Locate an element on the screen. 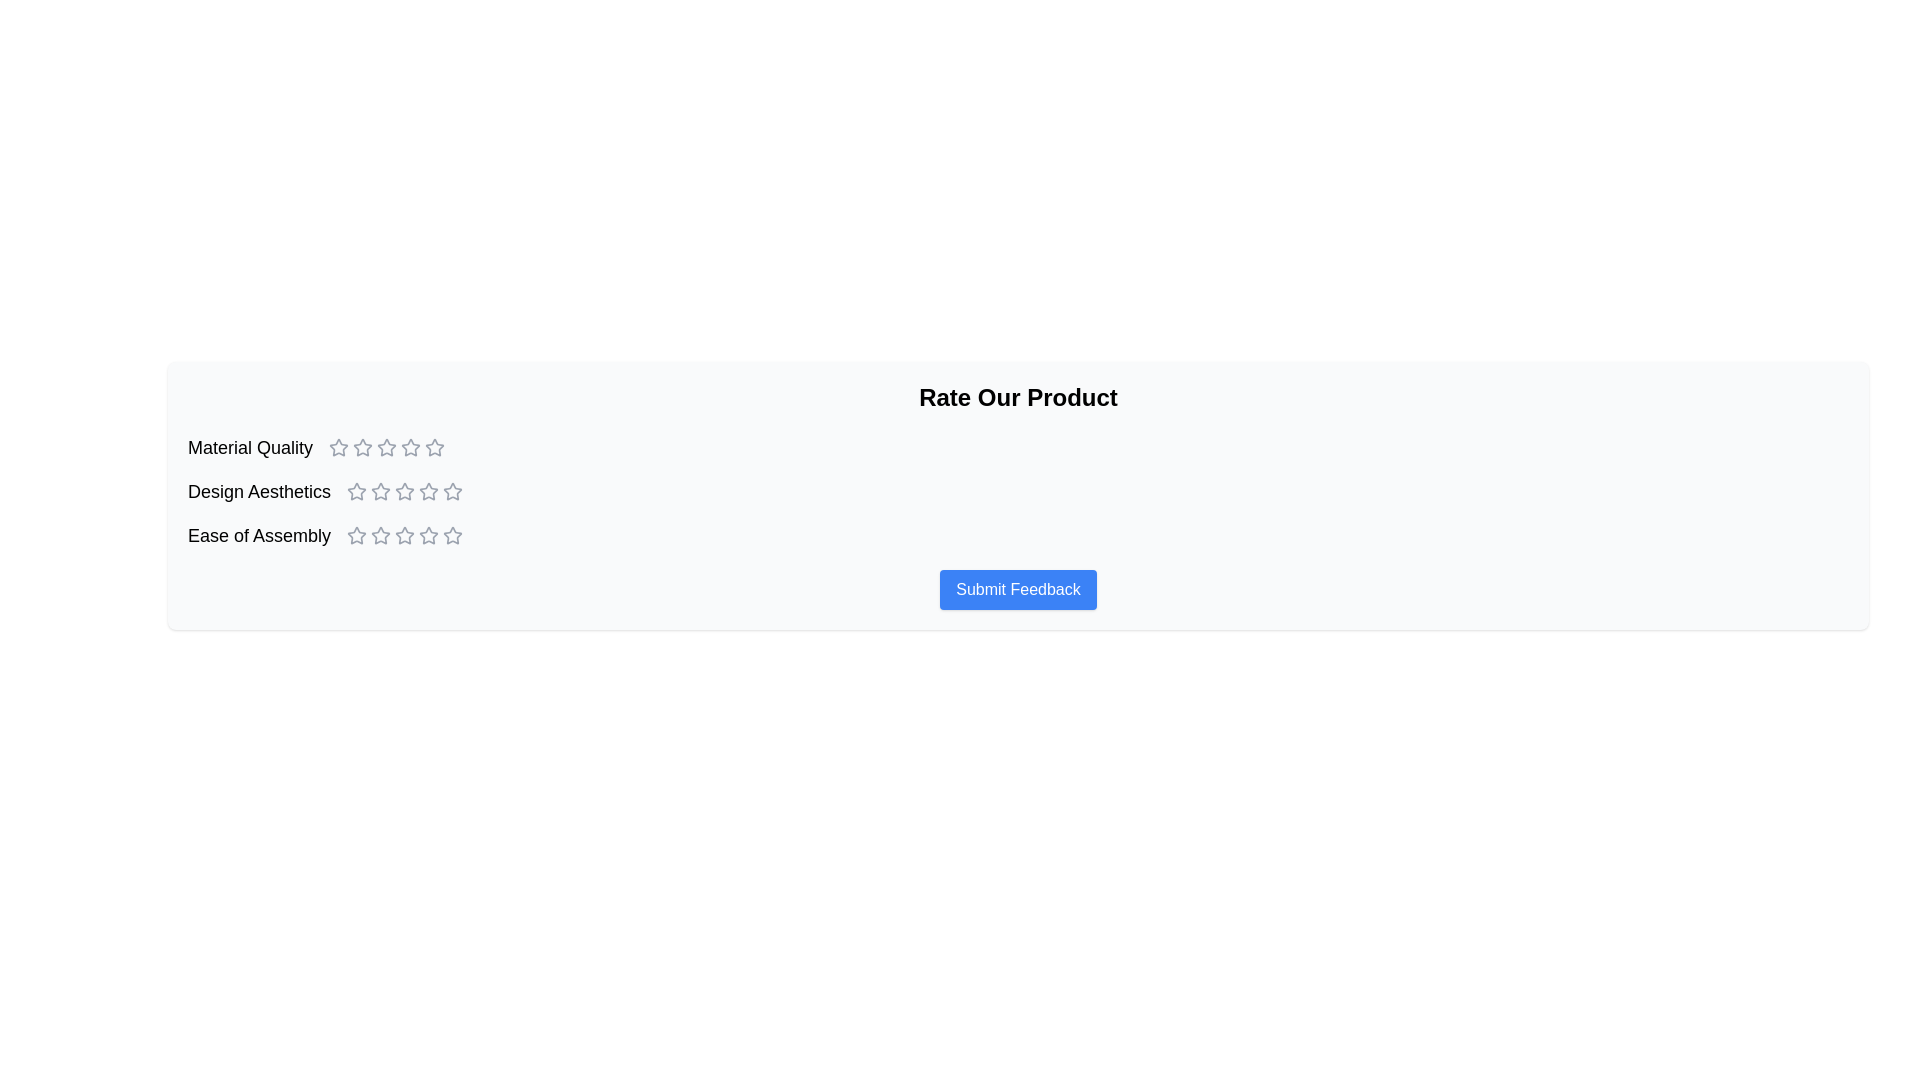  the first hollow star icon in the 5-star rating component for 'Ease of Assembly' is located at coordinates (357, 534).